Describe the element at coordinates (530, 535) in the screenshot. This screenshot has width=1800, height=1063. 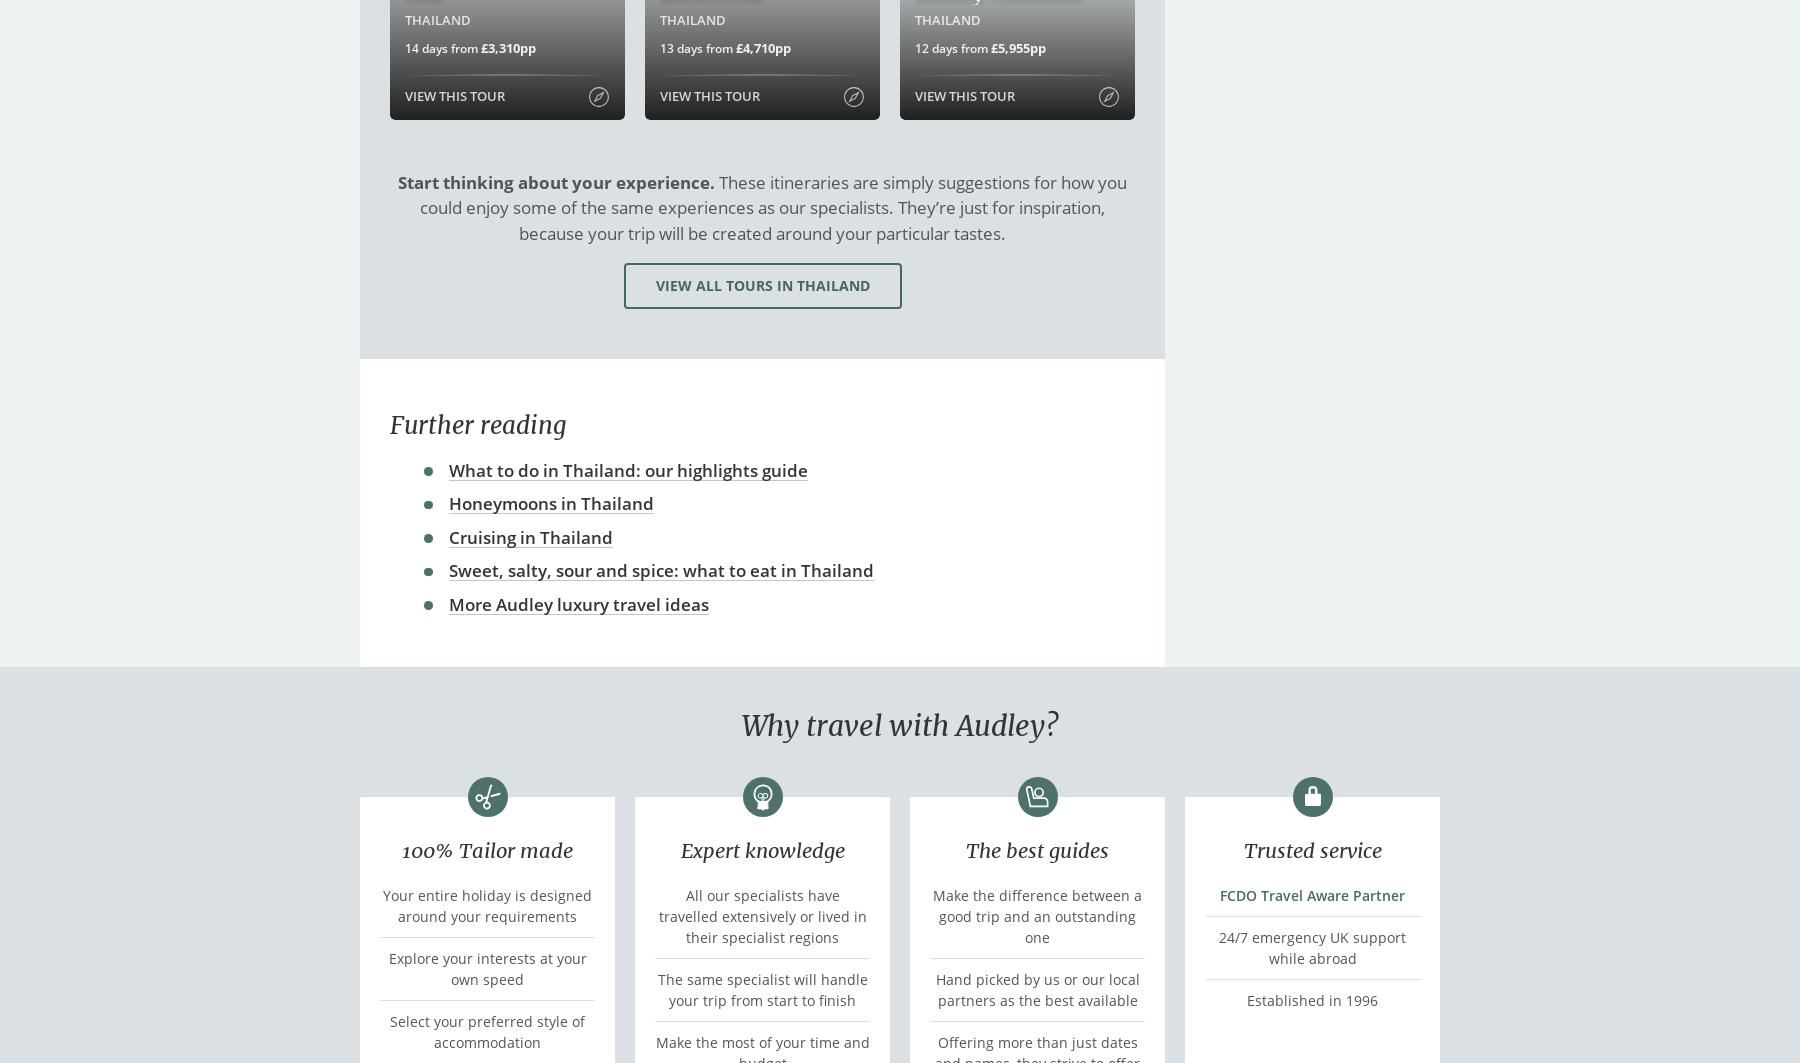
I see `'Cruising in Thailand'` at that location.